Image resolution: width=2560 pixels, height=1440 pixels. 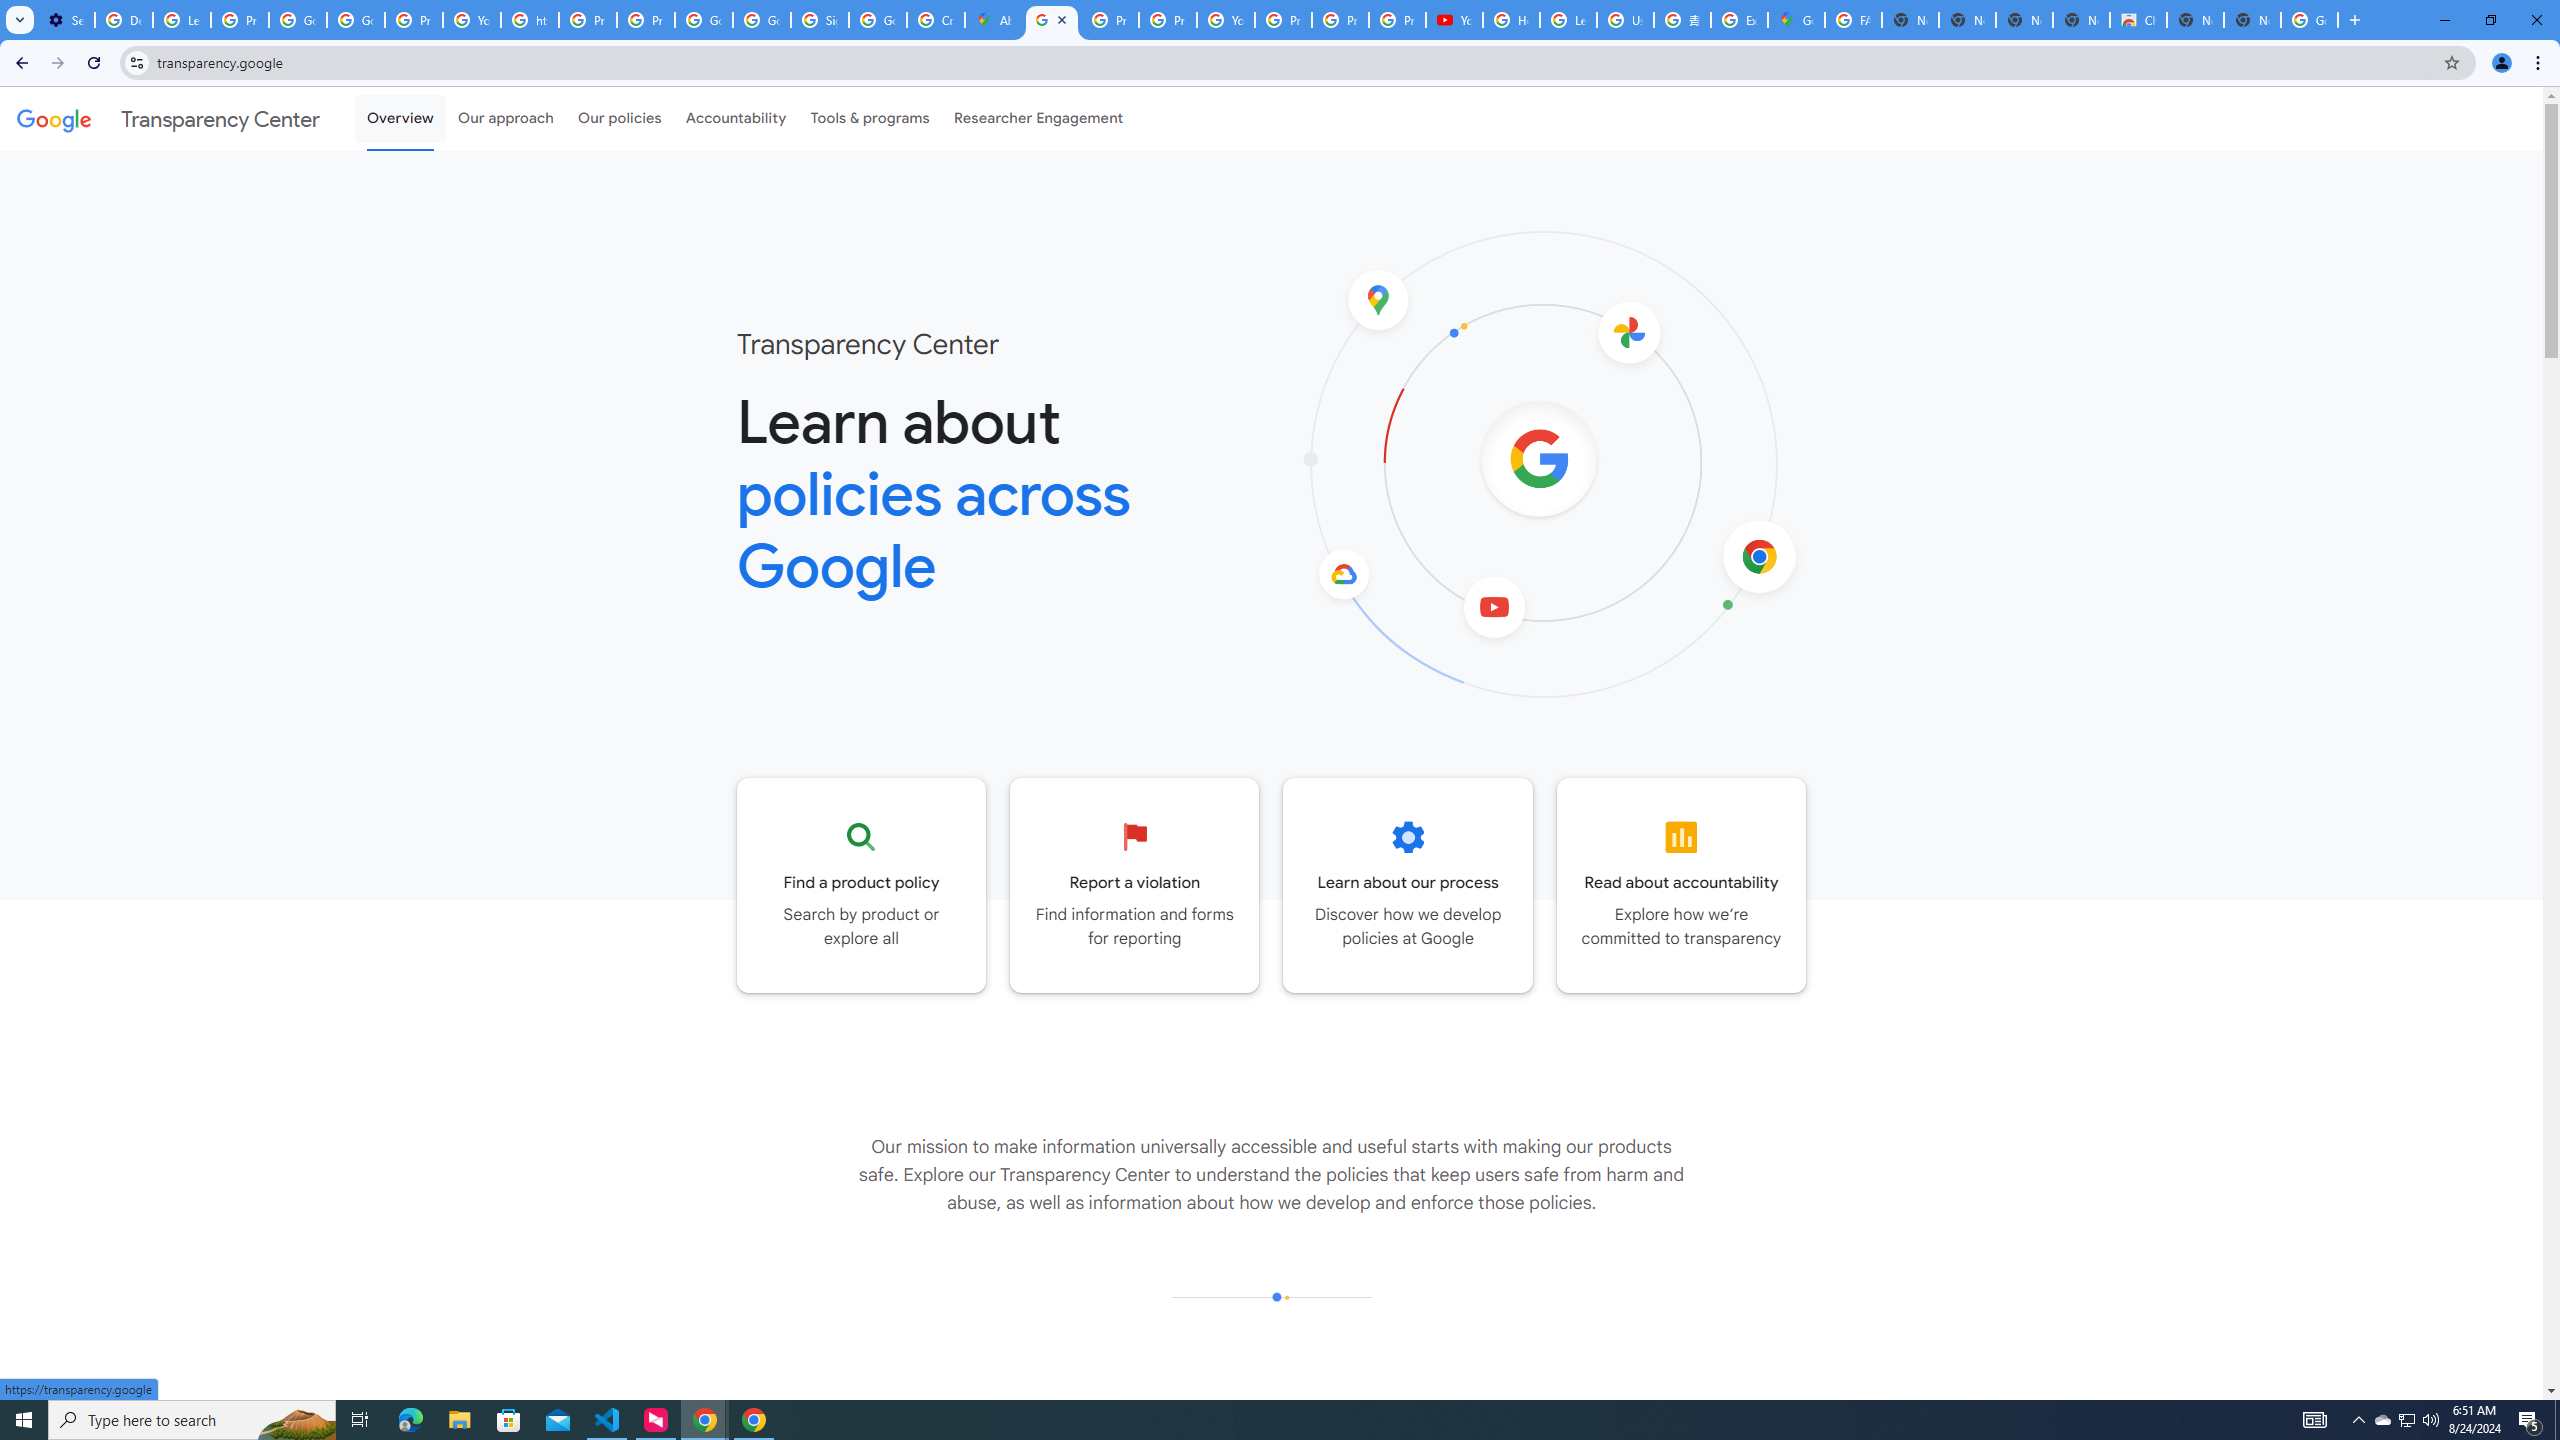 I want to click on 'Privacy Help Center - Policies Help', so click(x=1108, y=19).